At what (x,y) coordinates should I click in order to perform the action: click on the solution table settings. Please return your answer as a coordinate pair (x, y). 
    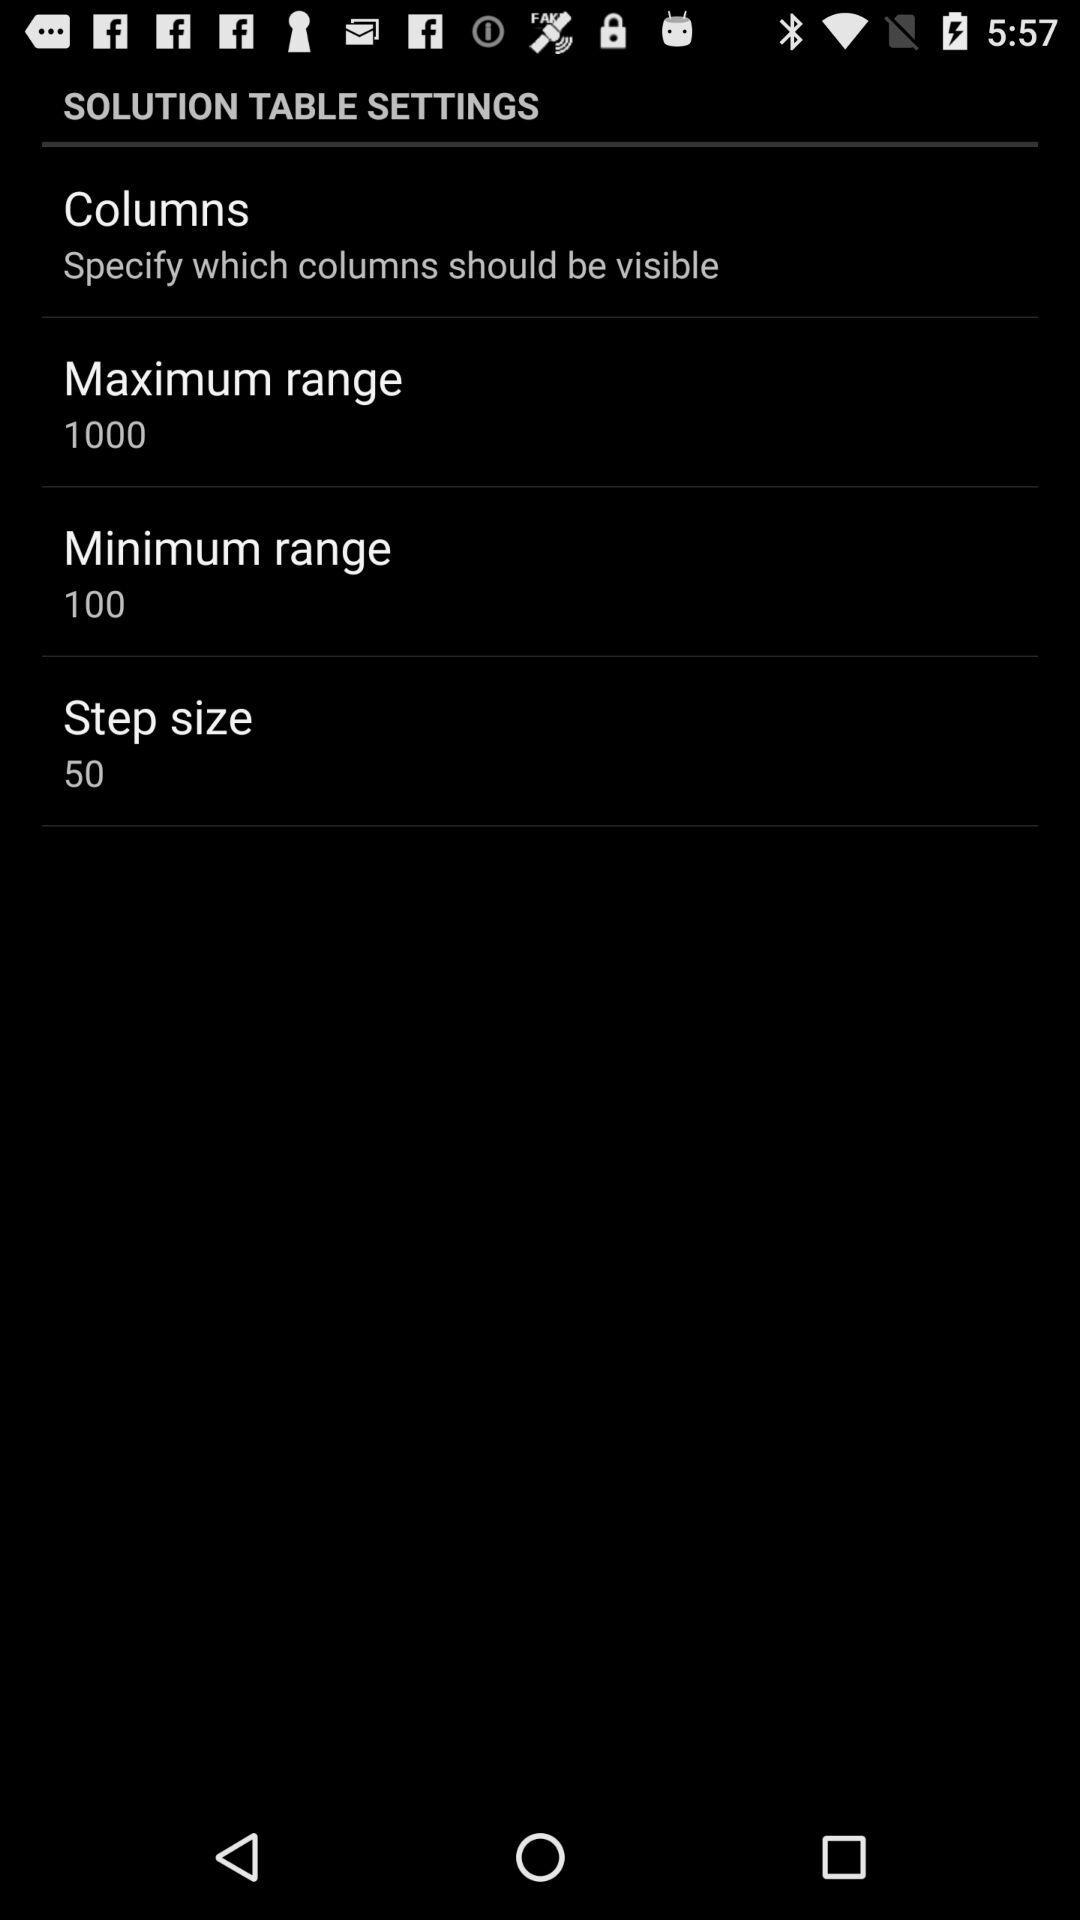
    Looking at the image, I should click on (540, 104).